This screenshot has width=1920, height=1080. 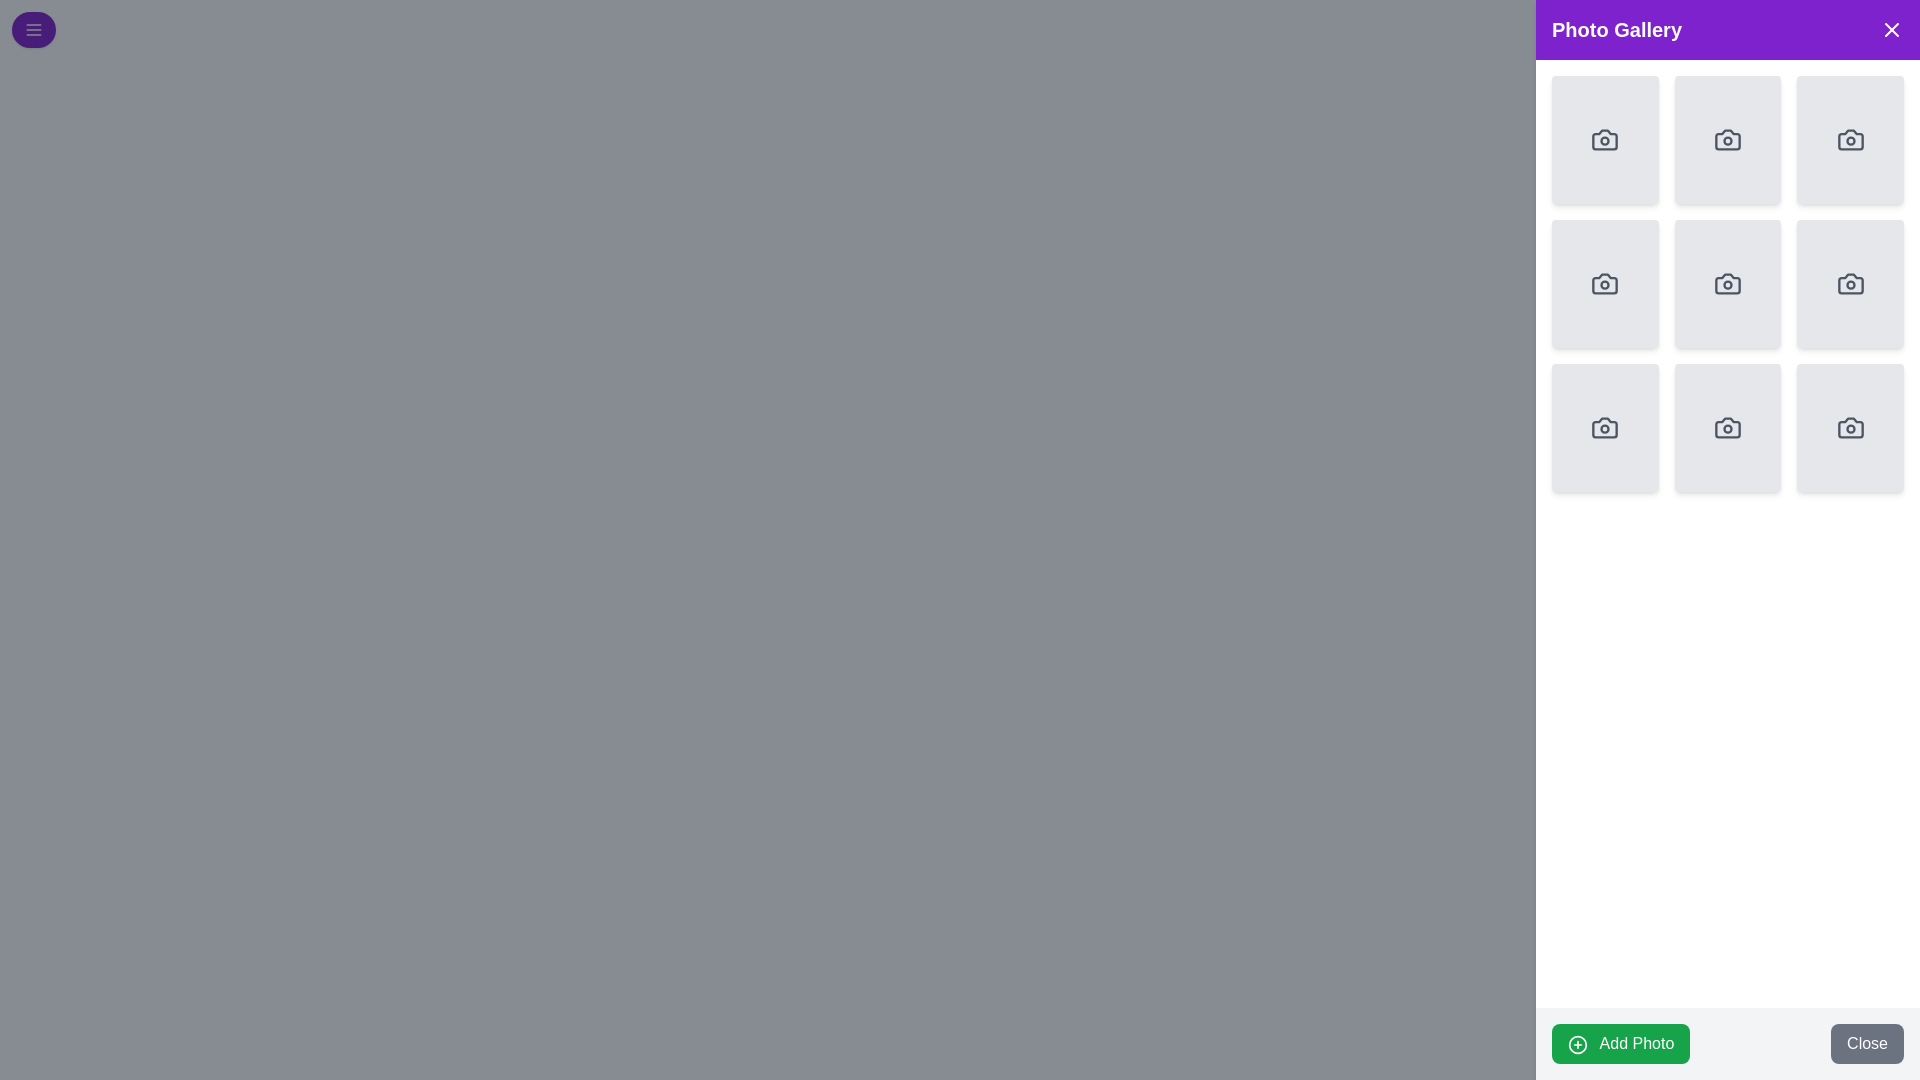 I want to click on the SVG camera icon located in the second row, second column of a 3x3 grid layout in the photo gallery feature, so click(x=1727, y=138).